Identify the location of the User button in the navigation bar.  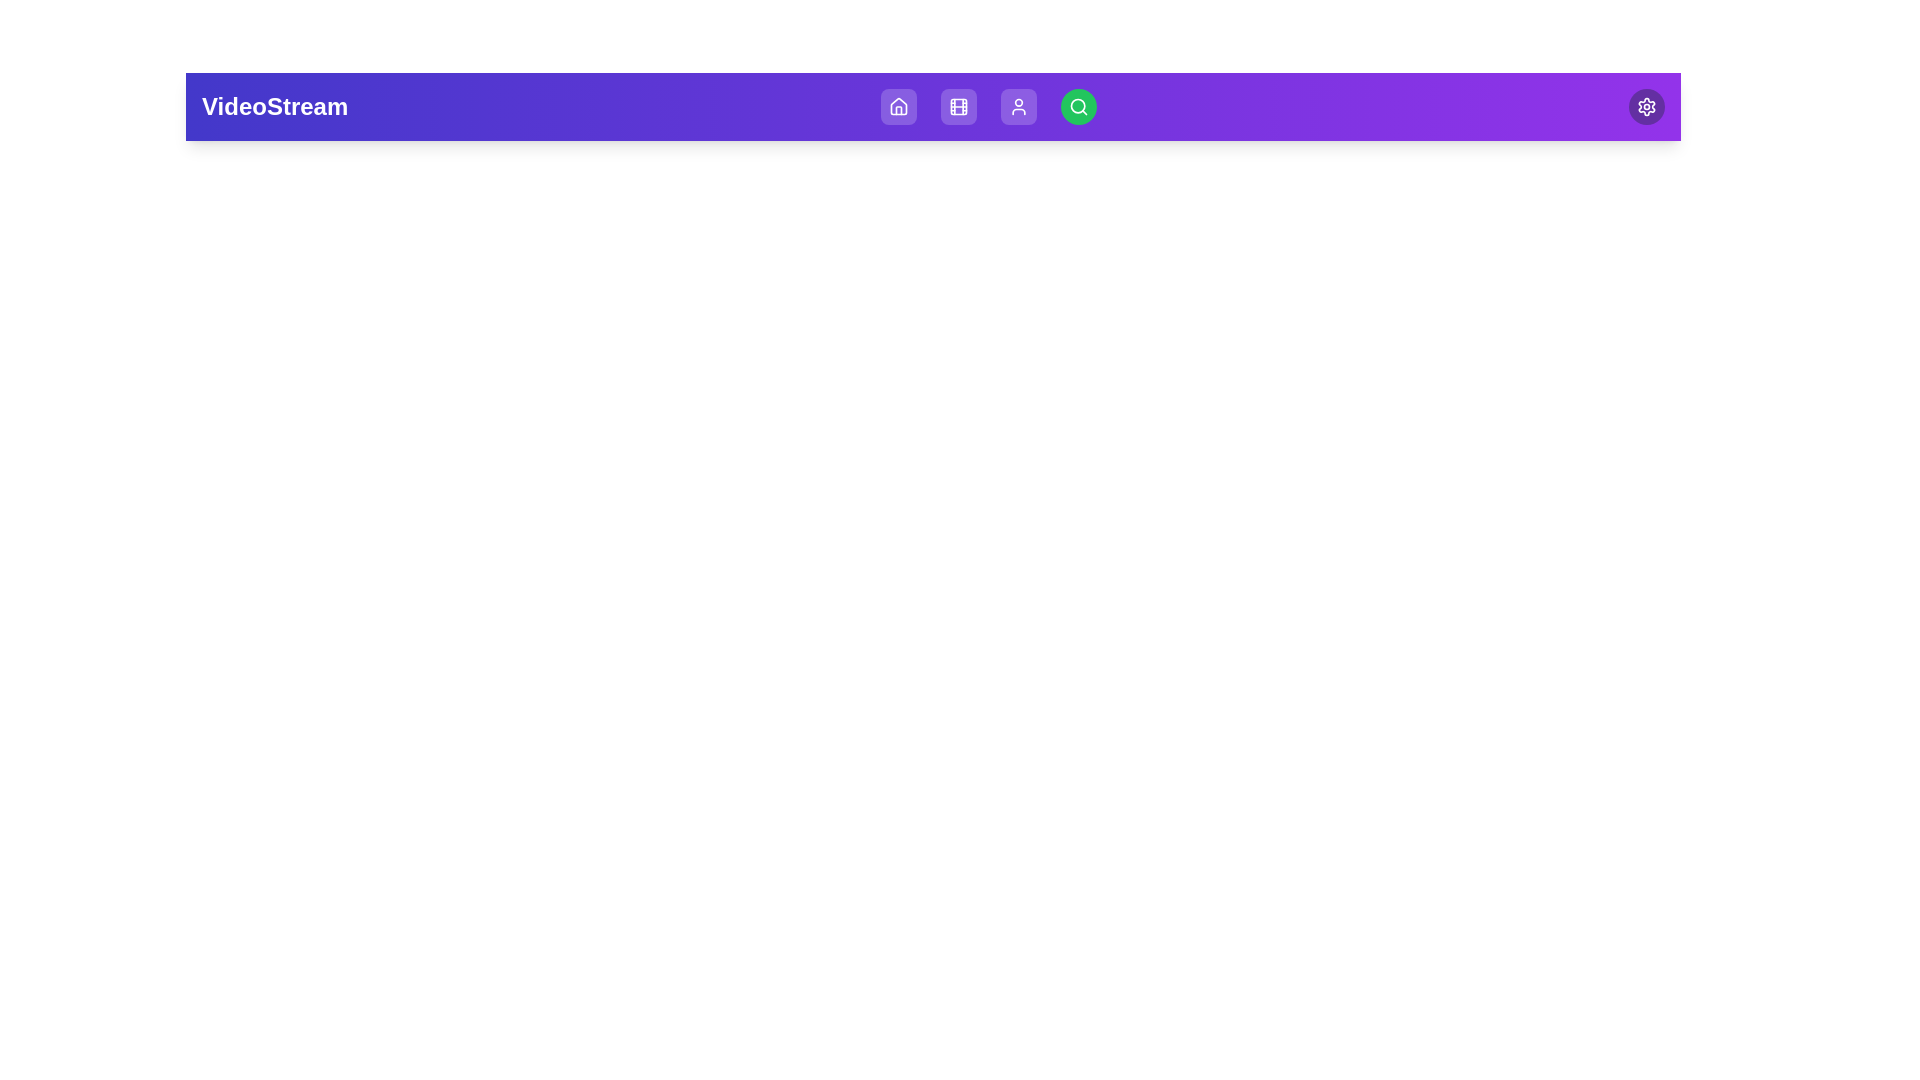
(1018, 107).